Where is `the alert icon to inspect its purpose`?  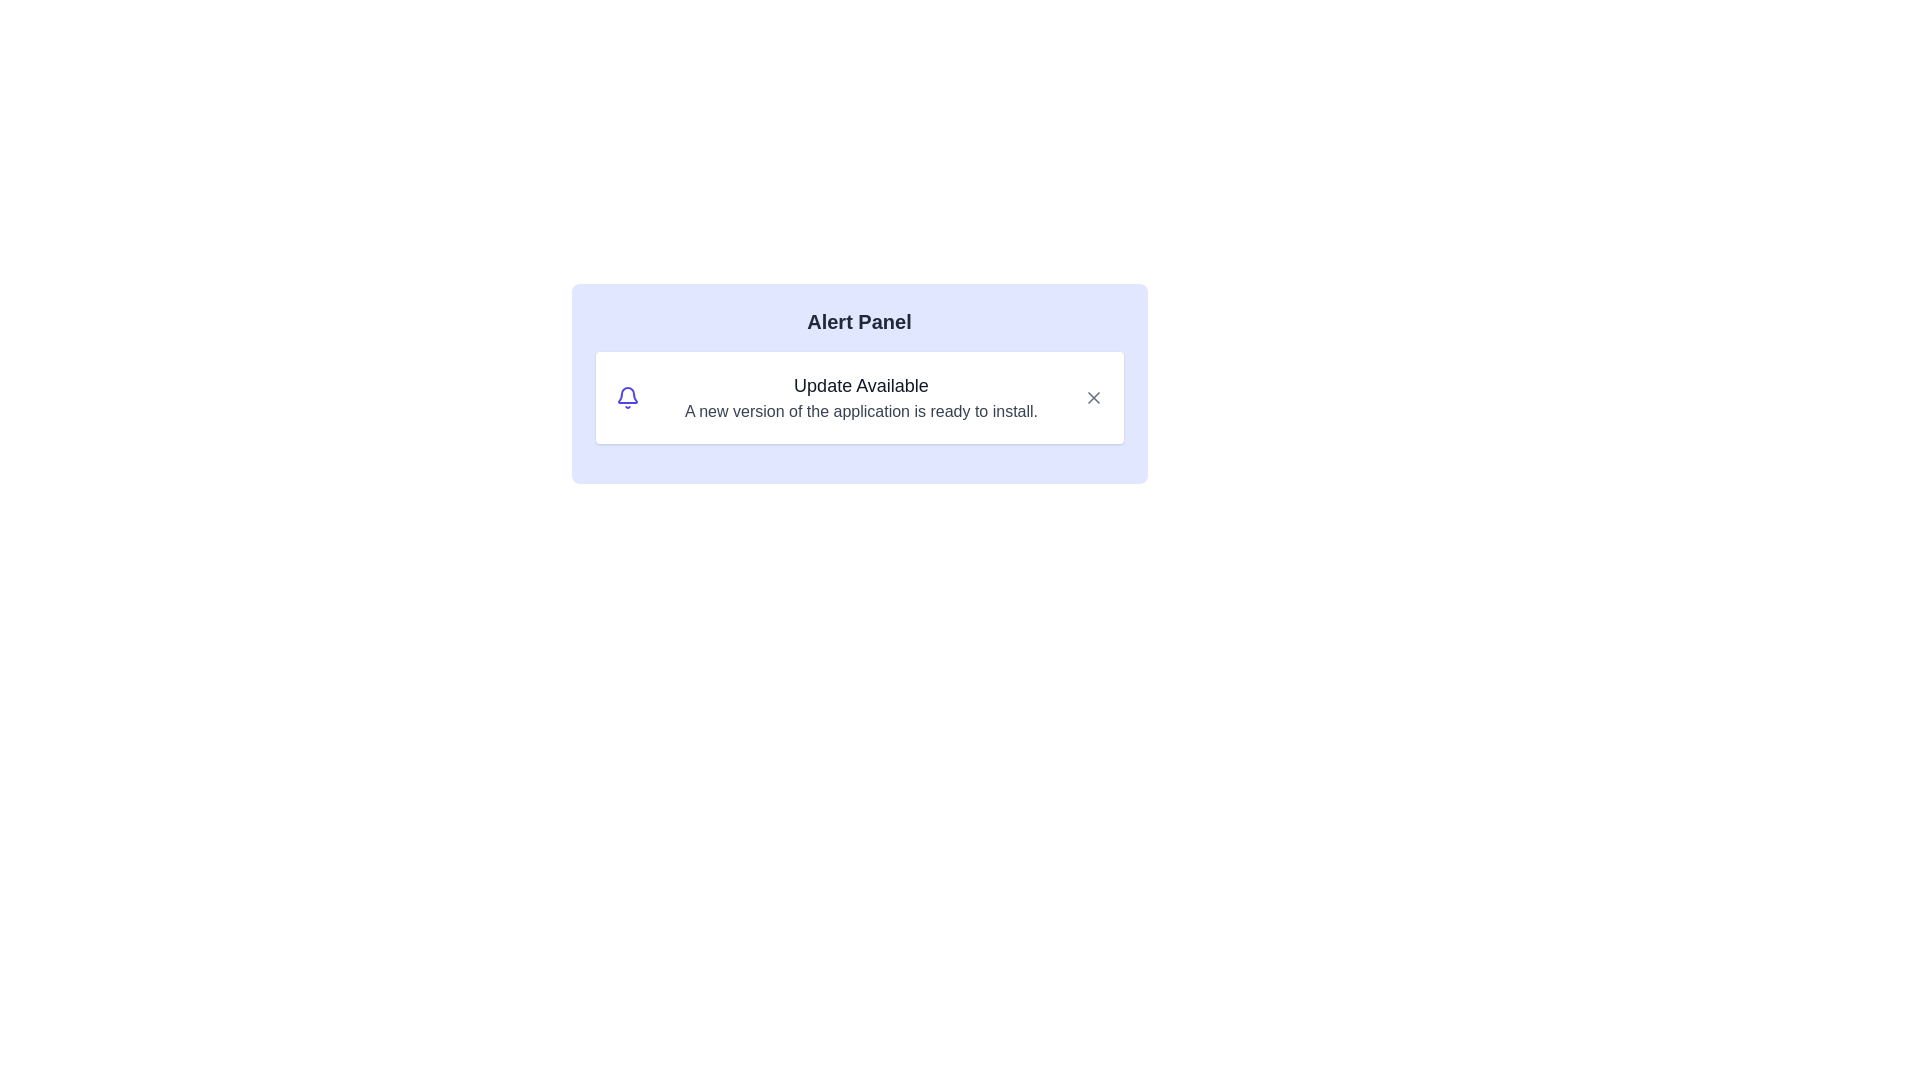
the alert icon to inspect its purpose is located at coordinates (626, 397).